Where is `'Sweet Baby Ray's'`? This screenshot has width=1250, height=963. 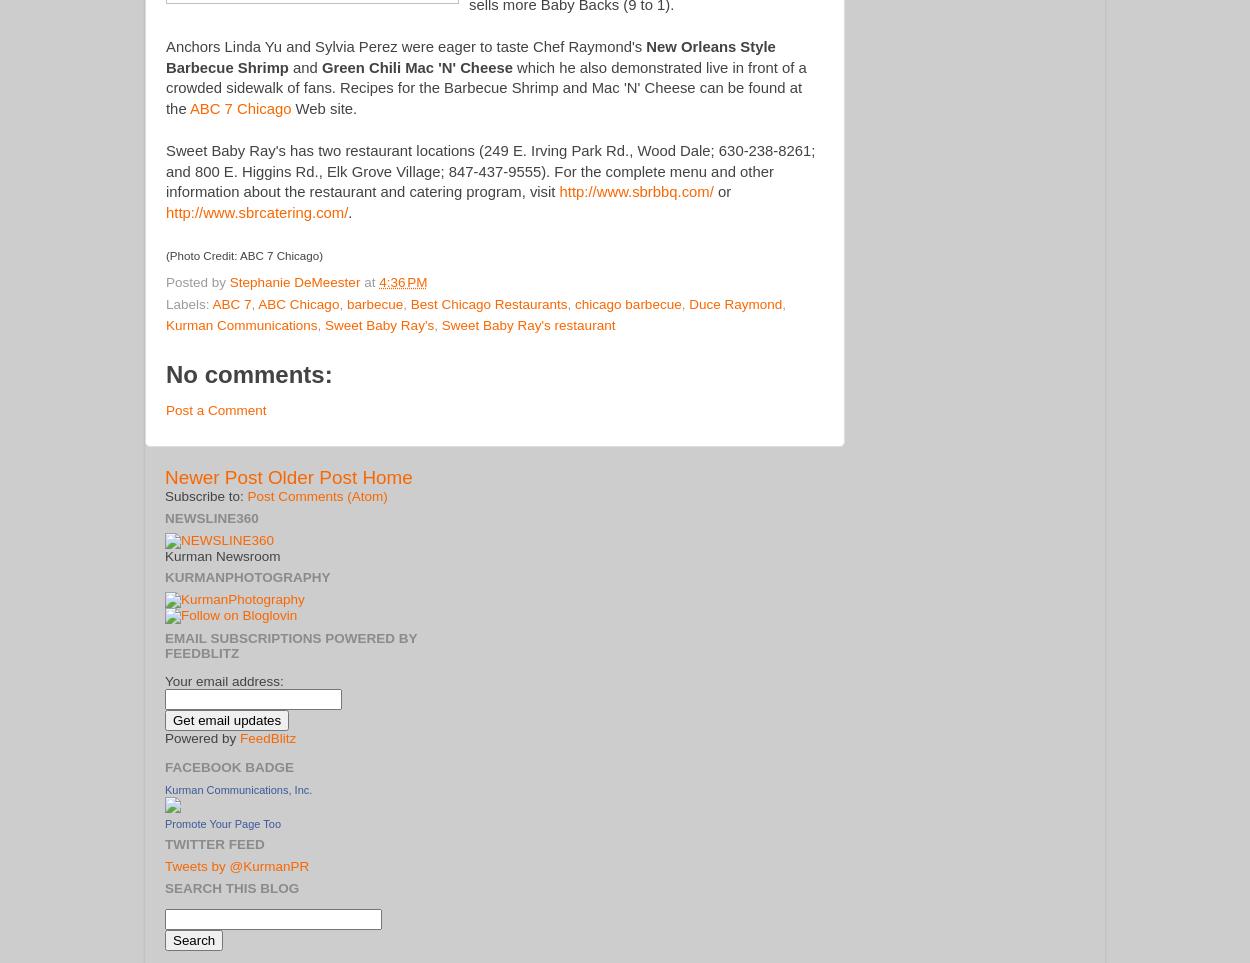 'Sweet Baby Ray's' is located at coordinates (379, 325).